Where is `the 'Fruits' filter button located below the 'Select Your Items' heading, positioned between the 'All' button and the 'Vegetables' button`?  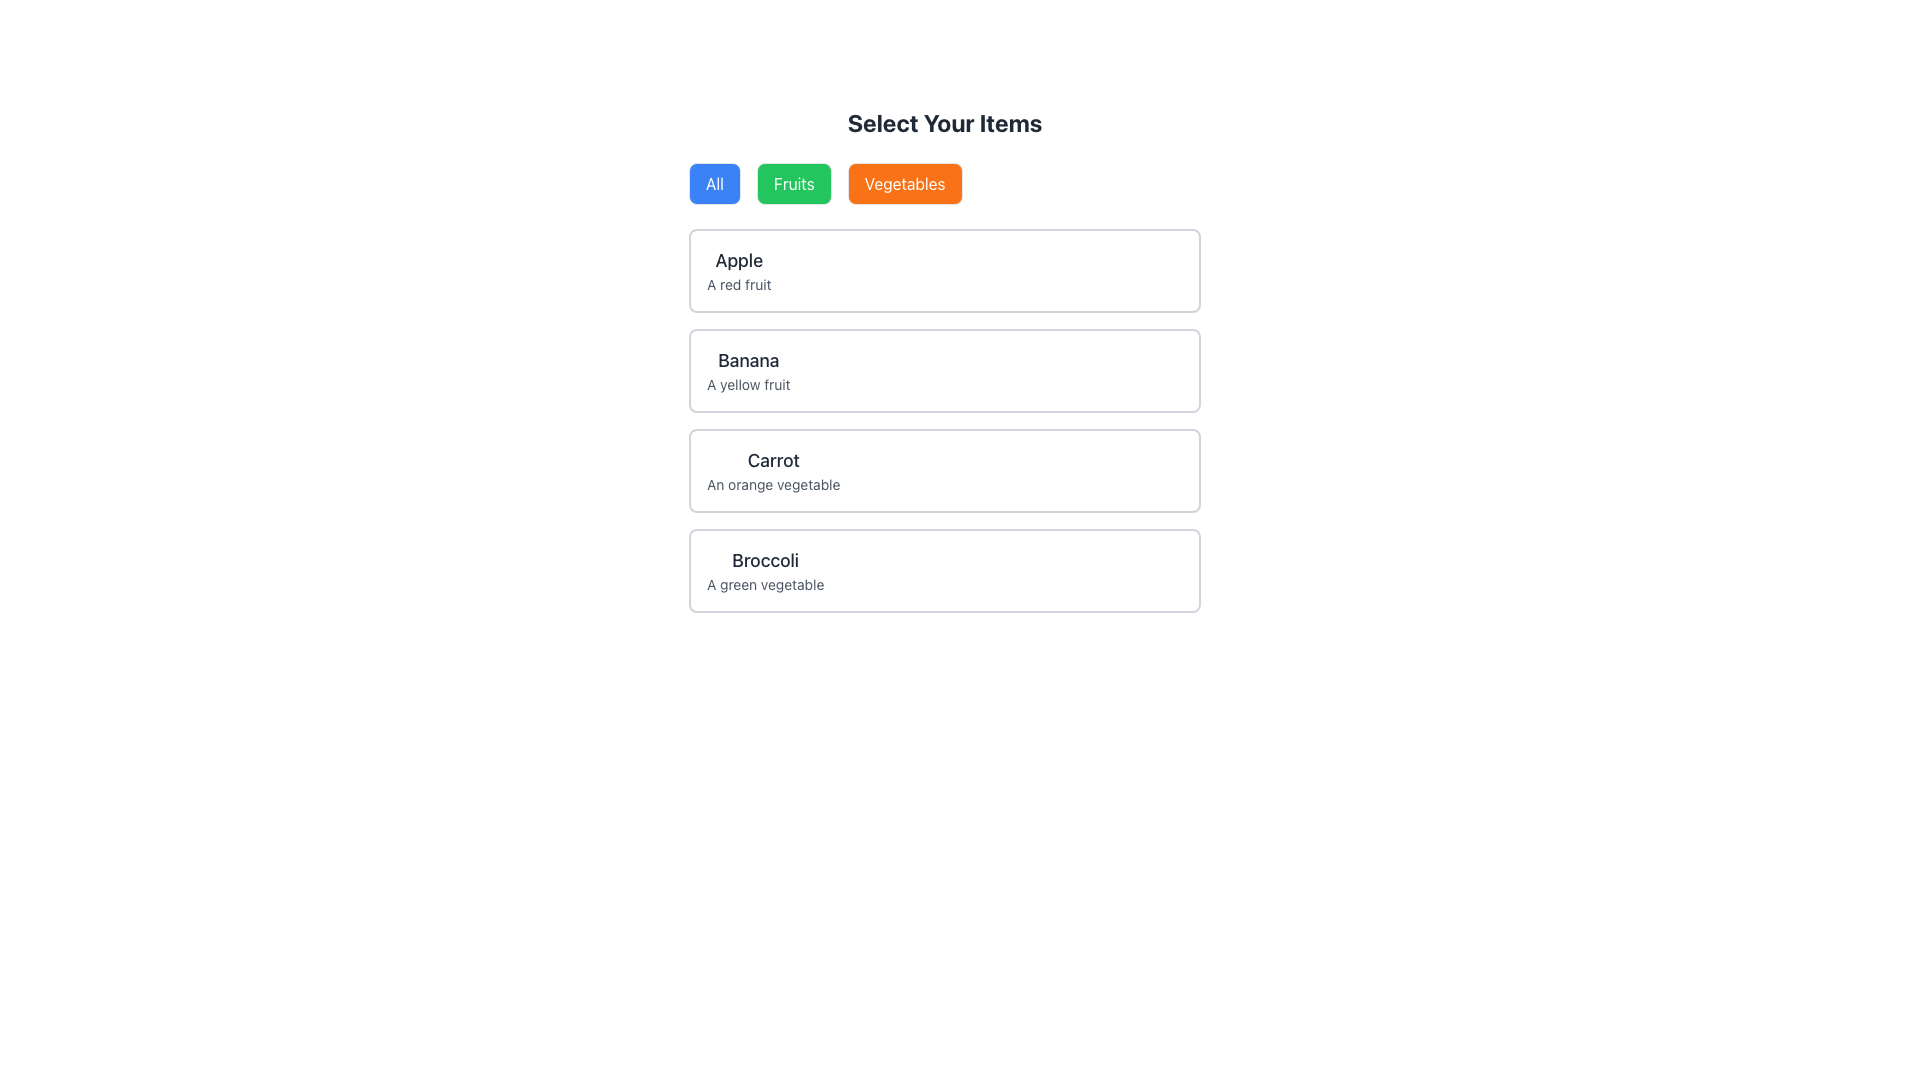
the 'Fruits' filter button located below the 'Select Your Items' heading, positioned between the 'All' button and the 'Vegetables' button is located at coordinates (792, 184).